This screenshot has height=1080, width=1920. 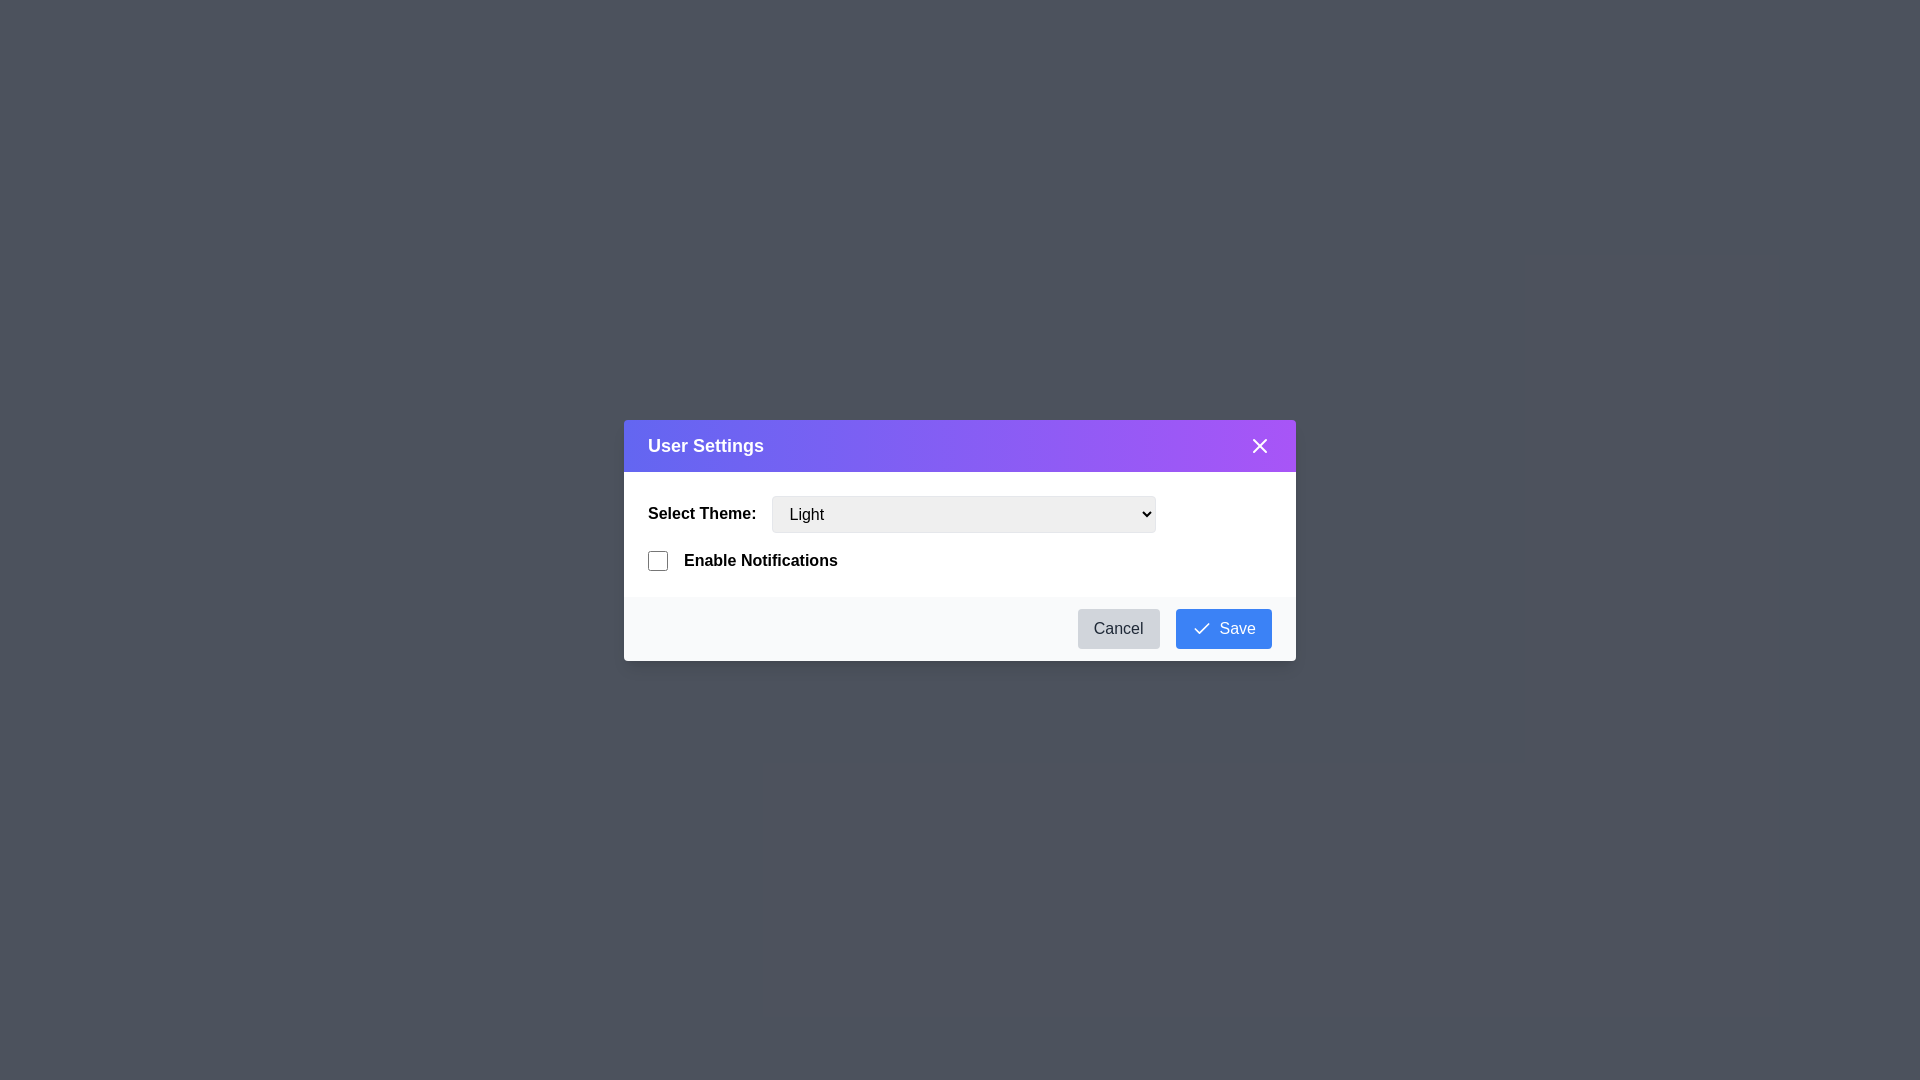 What do you see at coordinates (1258, 444) in the screenshot?
I see `the close button to close the dialog` at bounding box center [1258, 444].